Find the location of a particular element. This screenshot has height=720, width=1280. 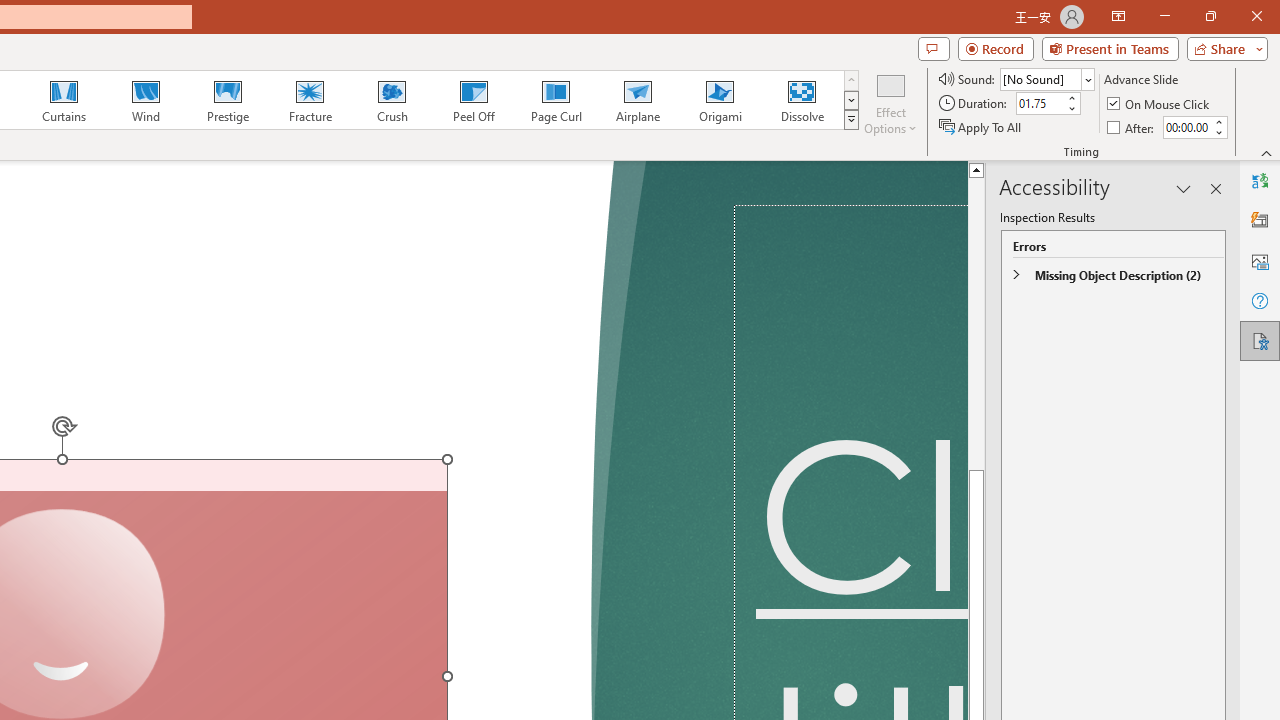

'Curtains' is located at coordinates (64, 100).